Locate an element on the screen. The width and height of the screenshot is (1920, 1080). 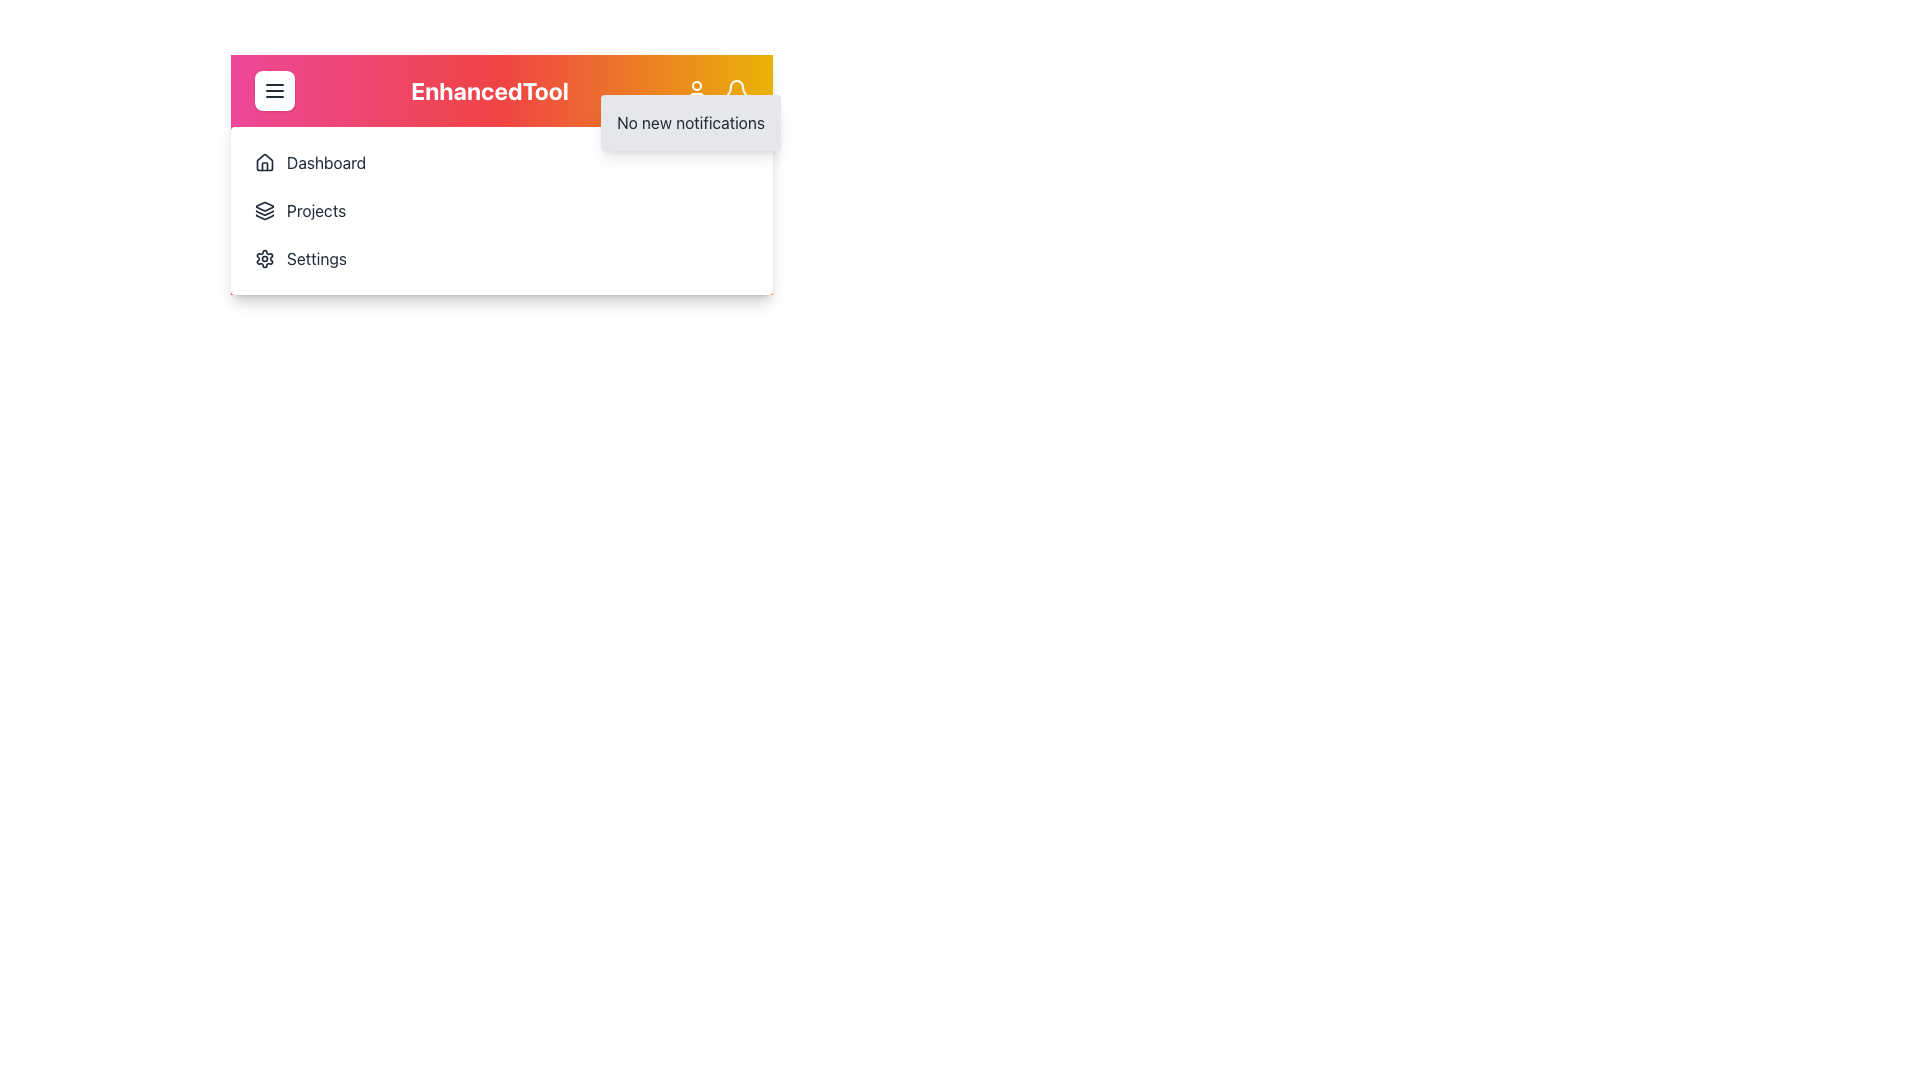
the 'Dashboard' label, which displays the word 'Dashboard' in black text and is positioned immediately to the right of the house icon in the navigation menu is located at coordinates (326, 161).